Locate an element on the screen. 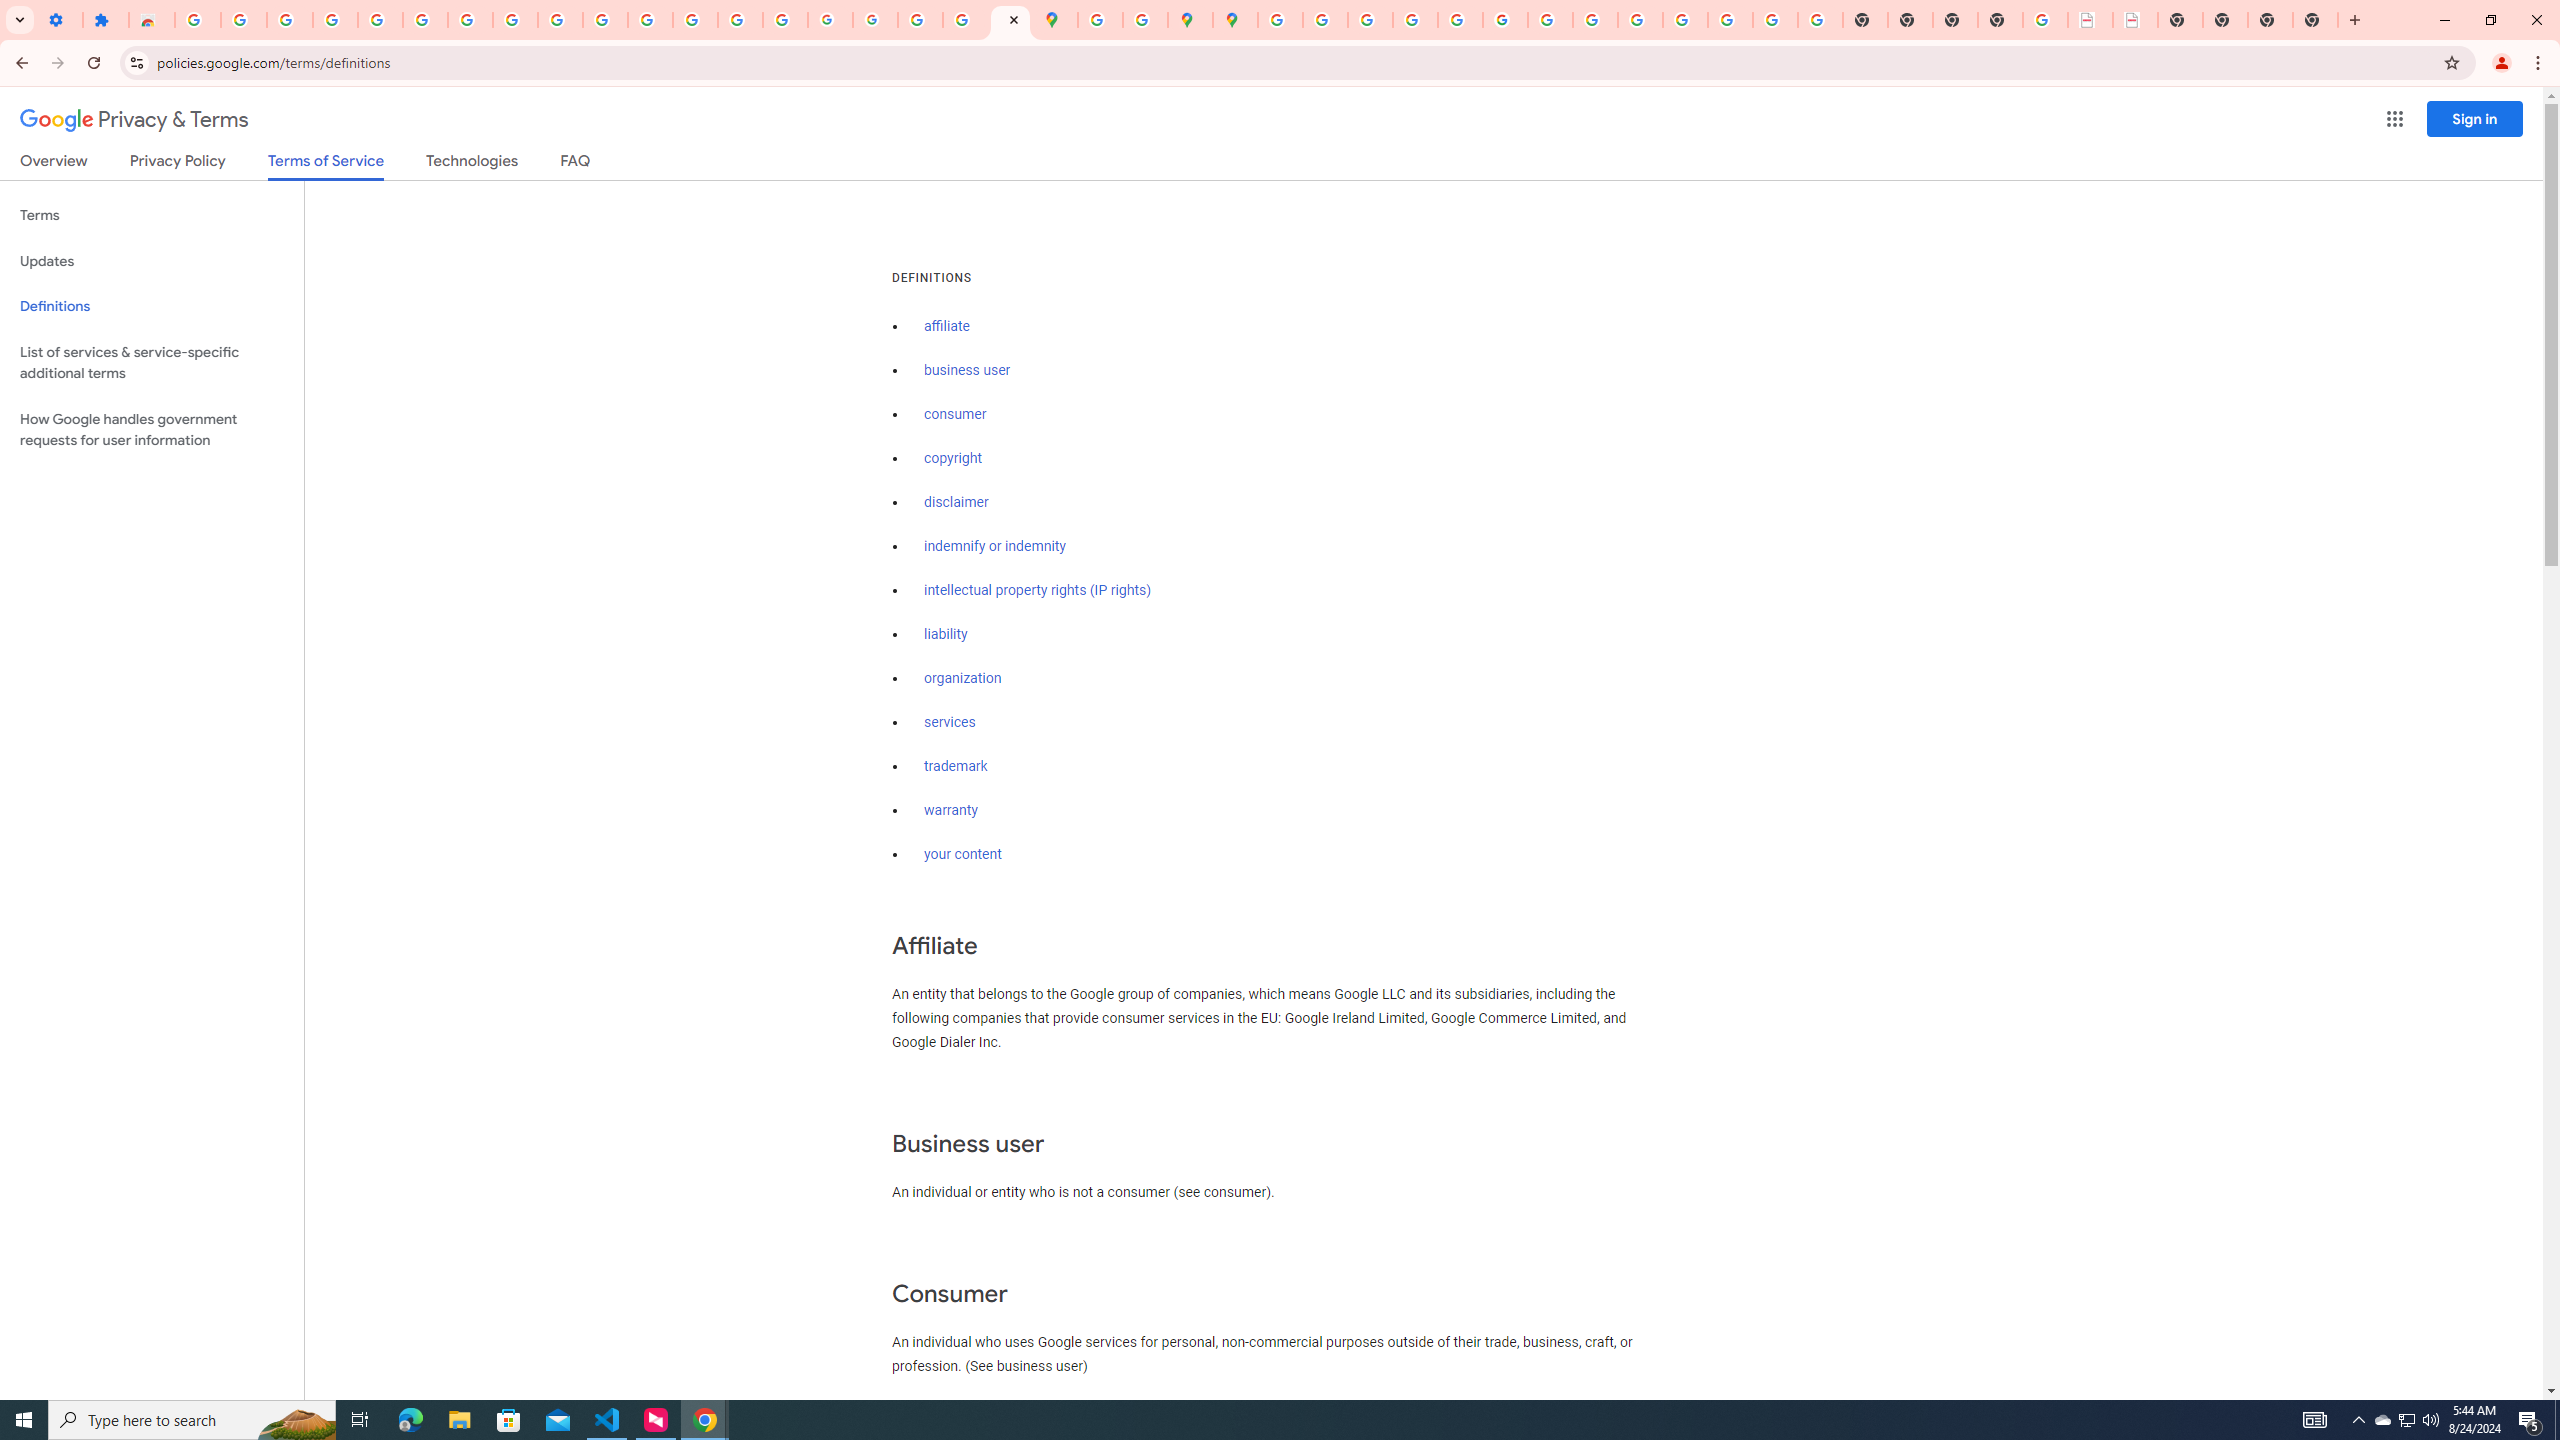 This screenshot has height=1440, width=2560. 'New Tab' is located at coordinates (2315, 19).